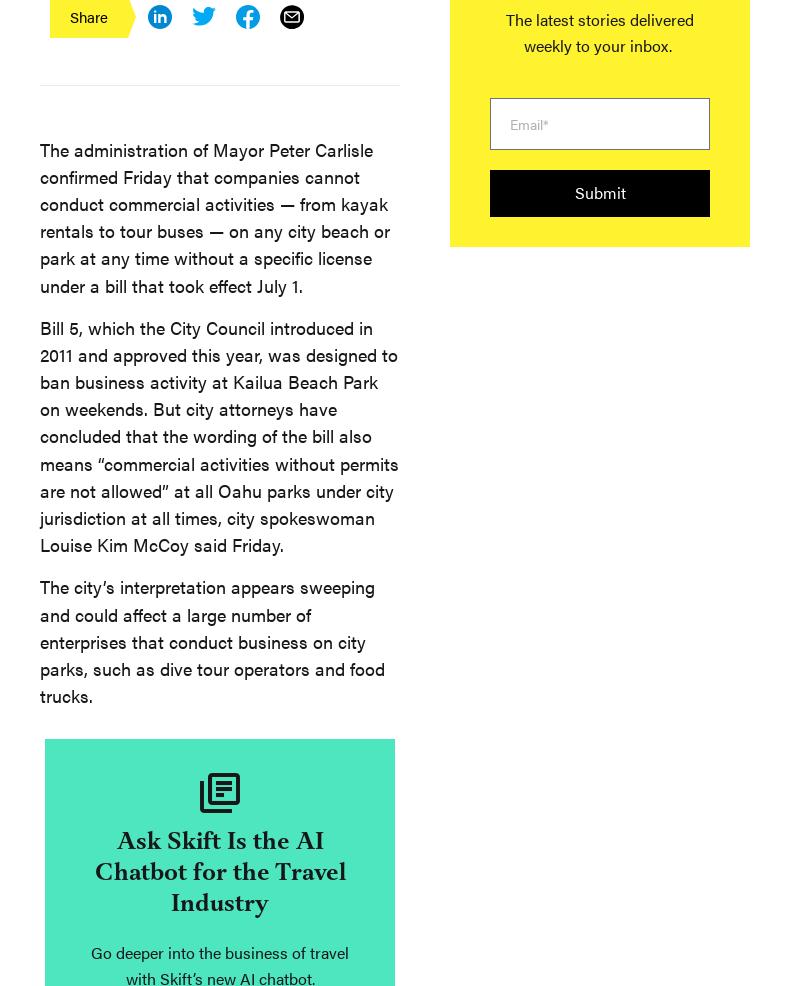 This screenshot has width=800, height=986. What do you see at coordinates (179, 838) in the screenshot?
I see `'Rashaad Jorden | 5 days ago'` at bounding box center [179, 838].